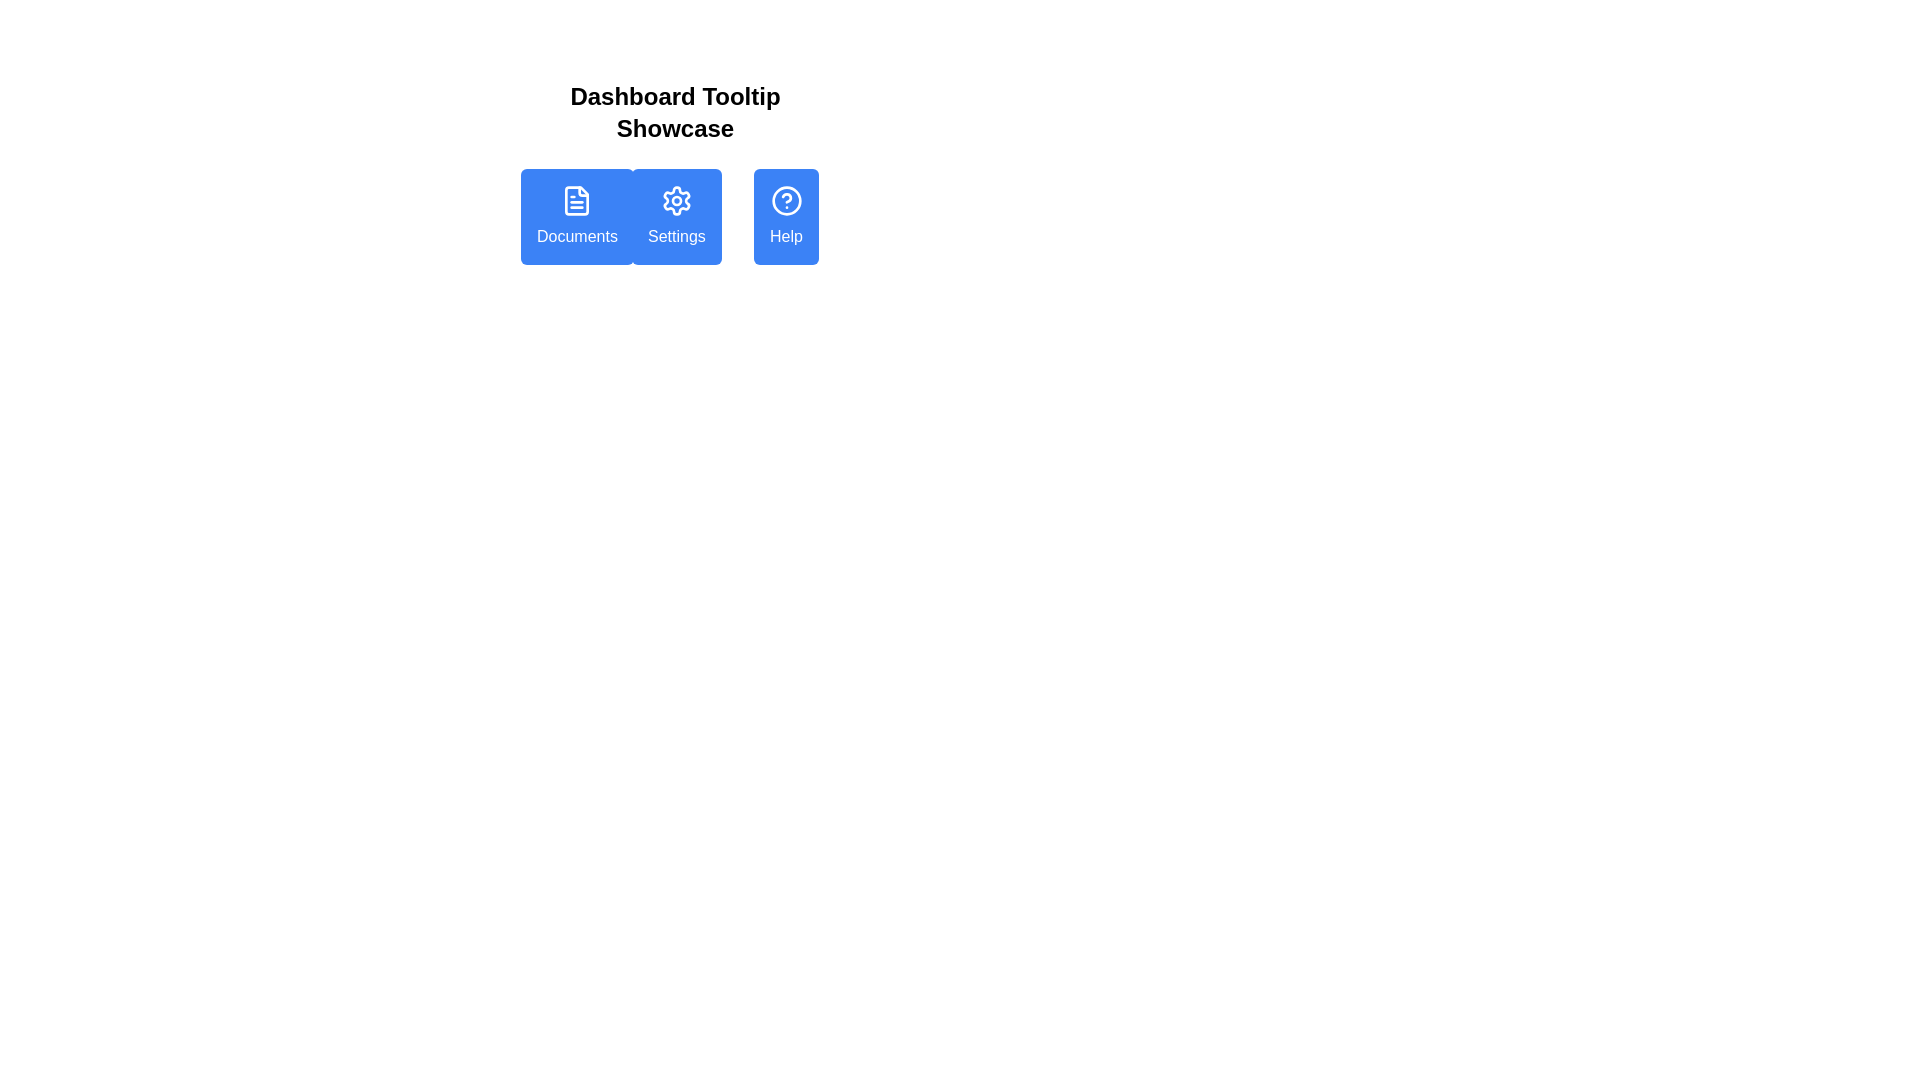 The height and width of the screenshot is (1080, 1920). I want to click on the 'Documents' button by clicking on its icon, which is visually represented inside the blue rectangular button labeled 'Documents', so click(576, 200).